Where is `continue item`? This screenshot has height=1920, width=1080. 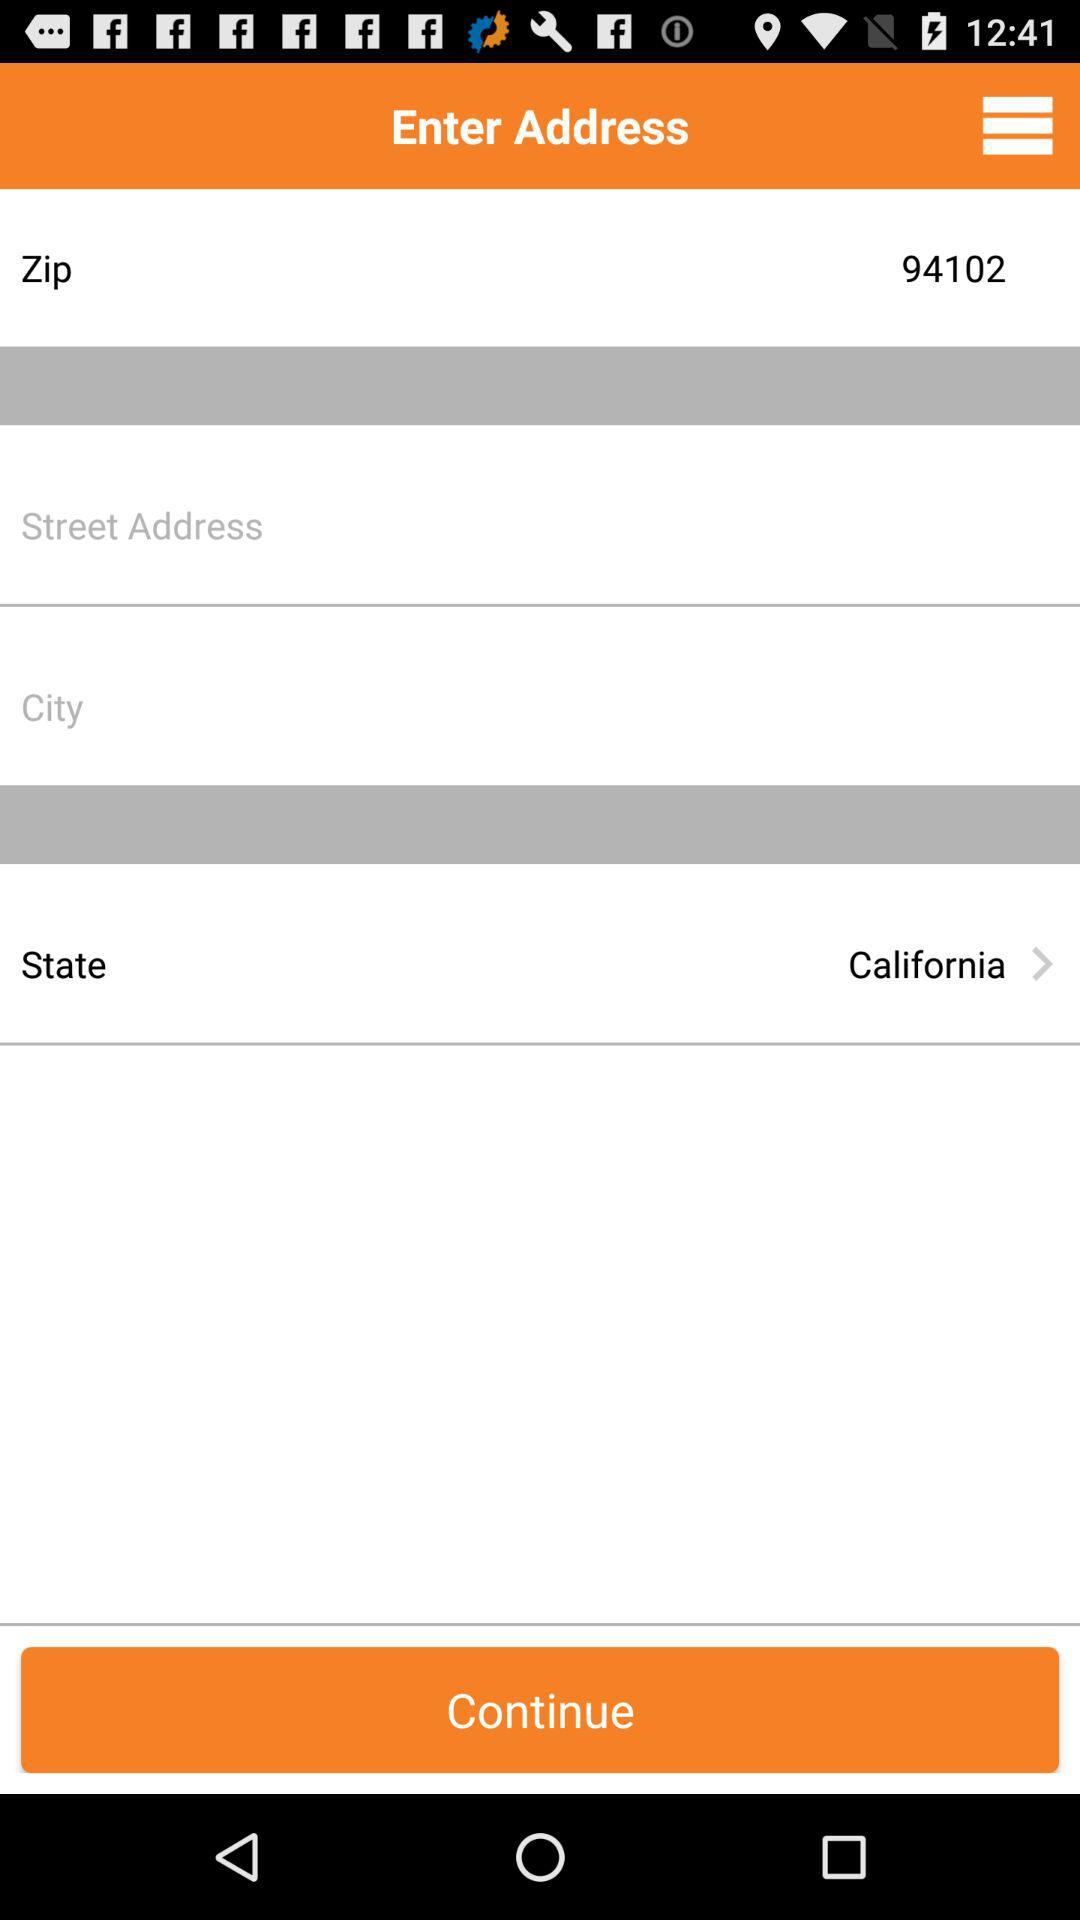 continue item is located at coordinates (540, 1708).